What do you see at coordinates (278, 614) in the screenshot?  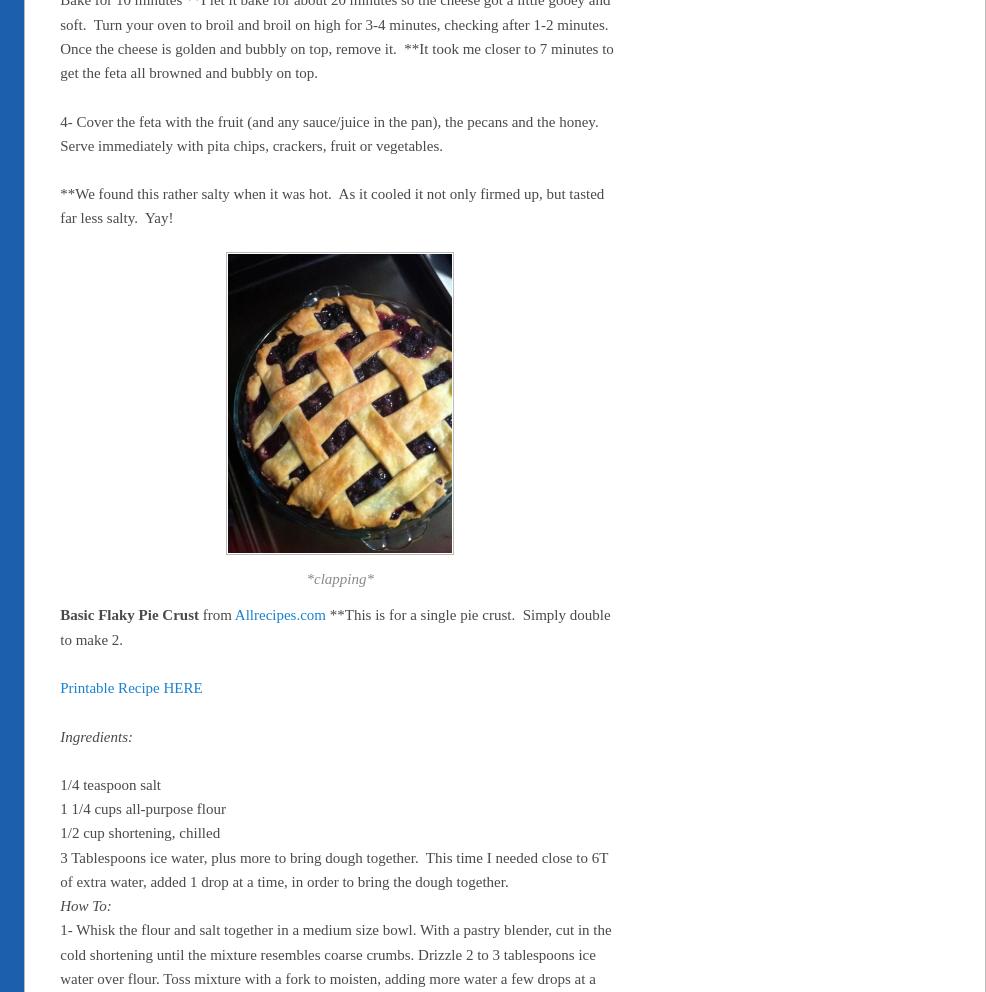 I see `'Allrecipes.com'` at bounding box center [278, 614].